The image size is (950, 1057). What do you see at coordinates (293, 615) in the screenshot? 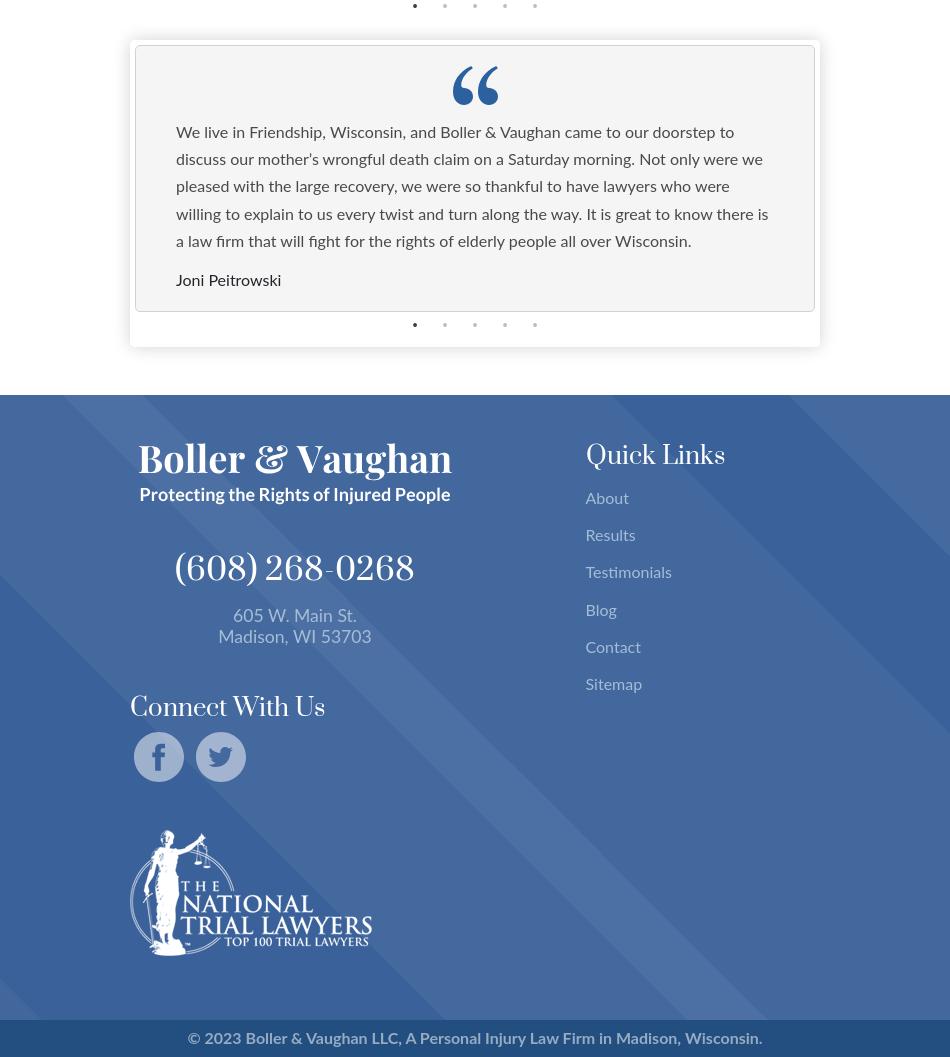
I see `'605 W. Main St.'` at bounding box center [293, 615].